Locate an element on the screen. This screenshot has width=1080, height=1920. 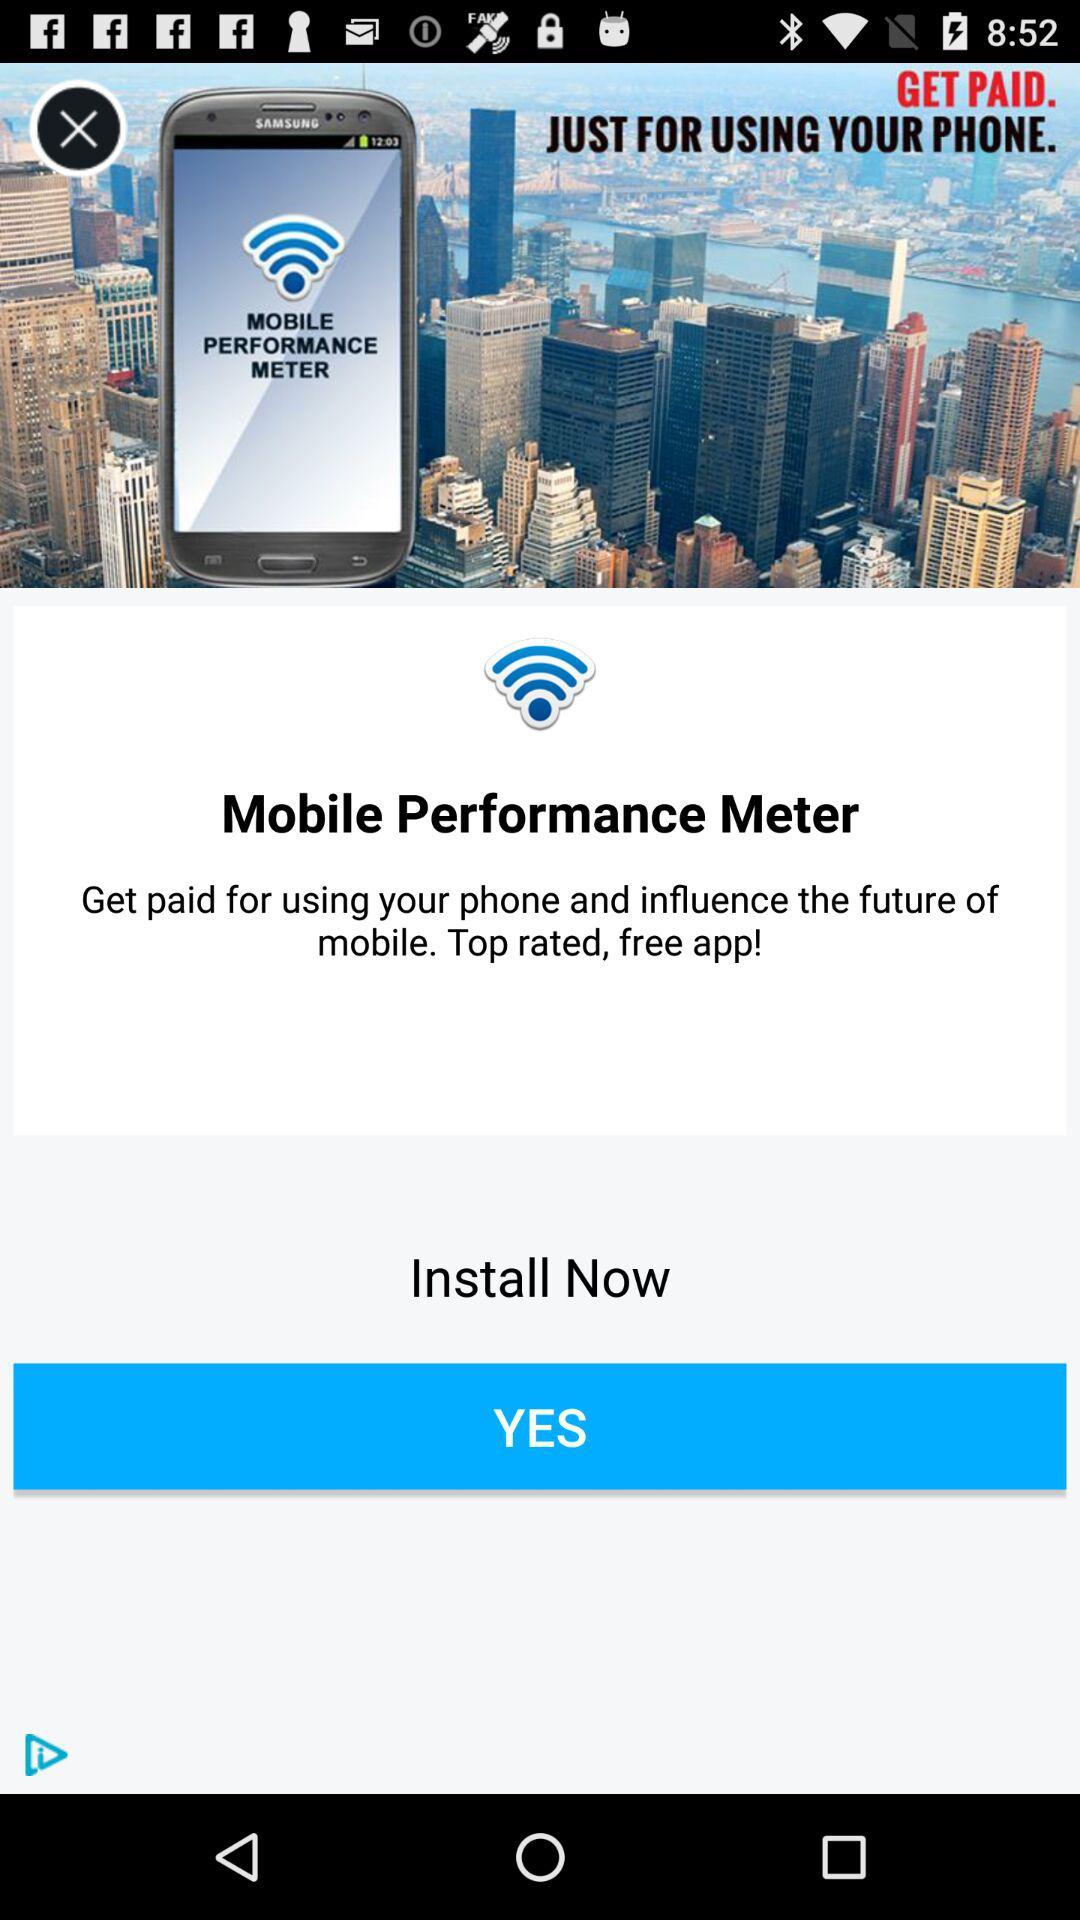
the get paid for item is located at coordinates (540, 918).